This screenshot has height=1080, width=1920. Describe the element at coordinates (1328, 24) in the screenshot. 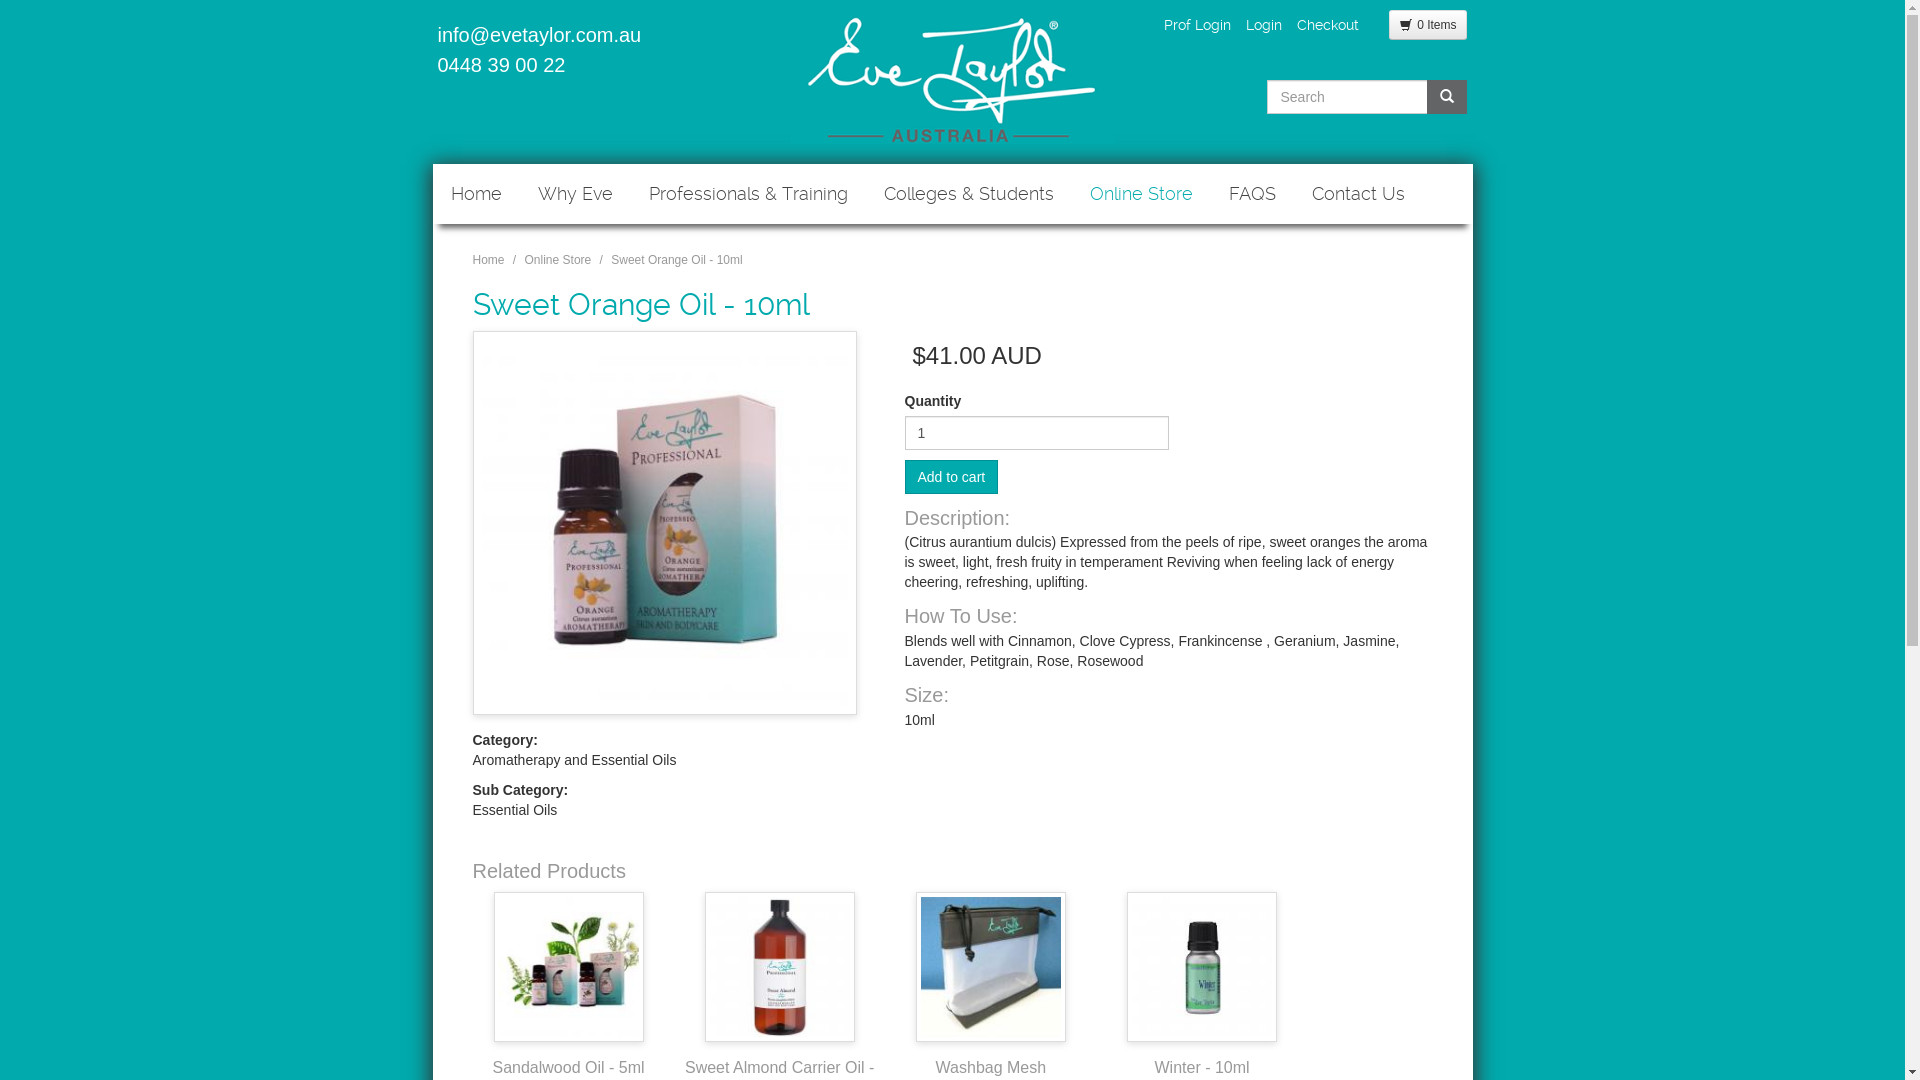

I see `'Checkout'` at that location.